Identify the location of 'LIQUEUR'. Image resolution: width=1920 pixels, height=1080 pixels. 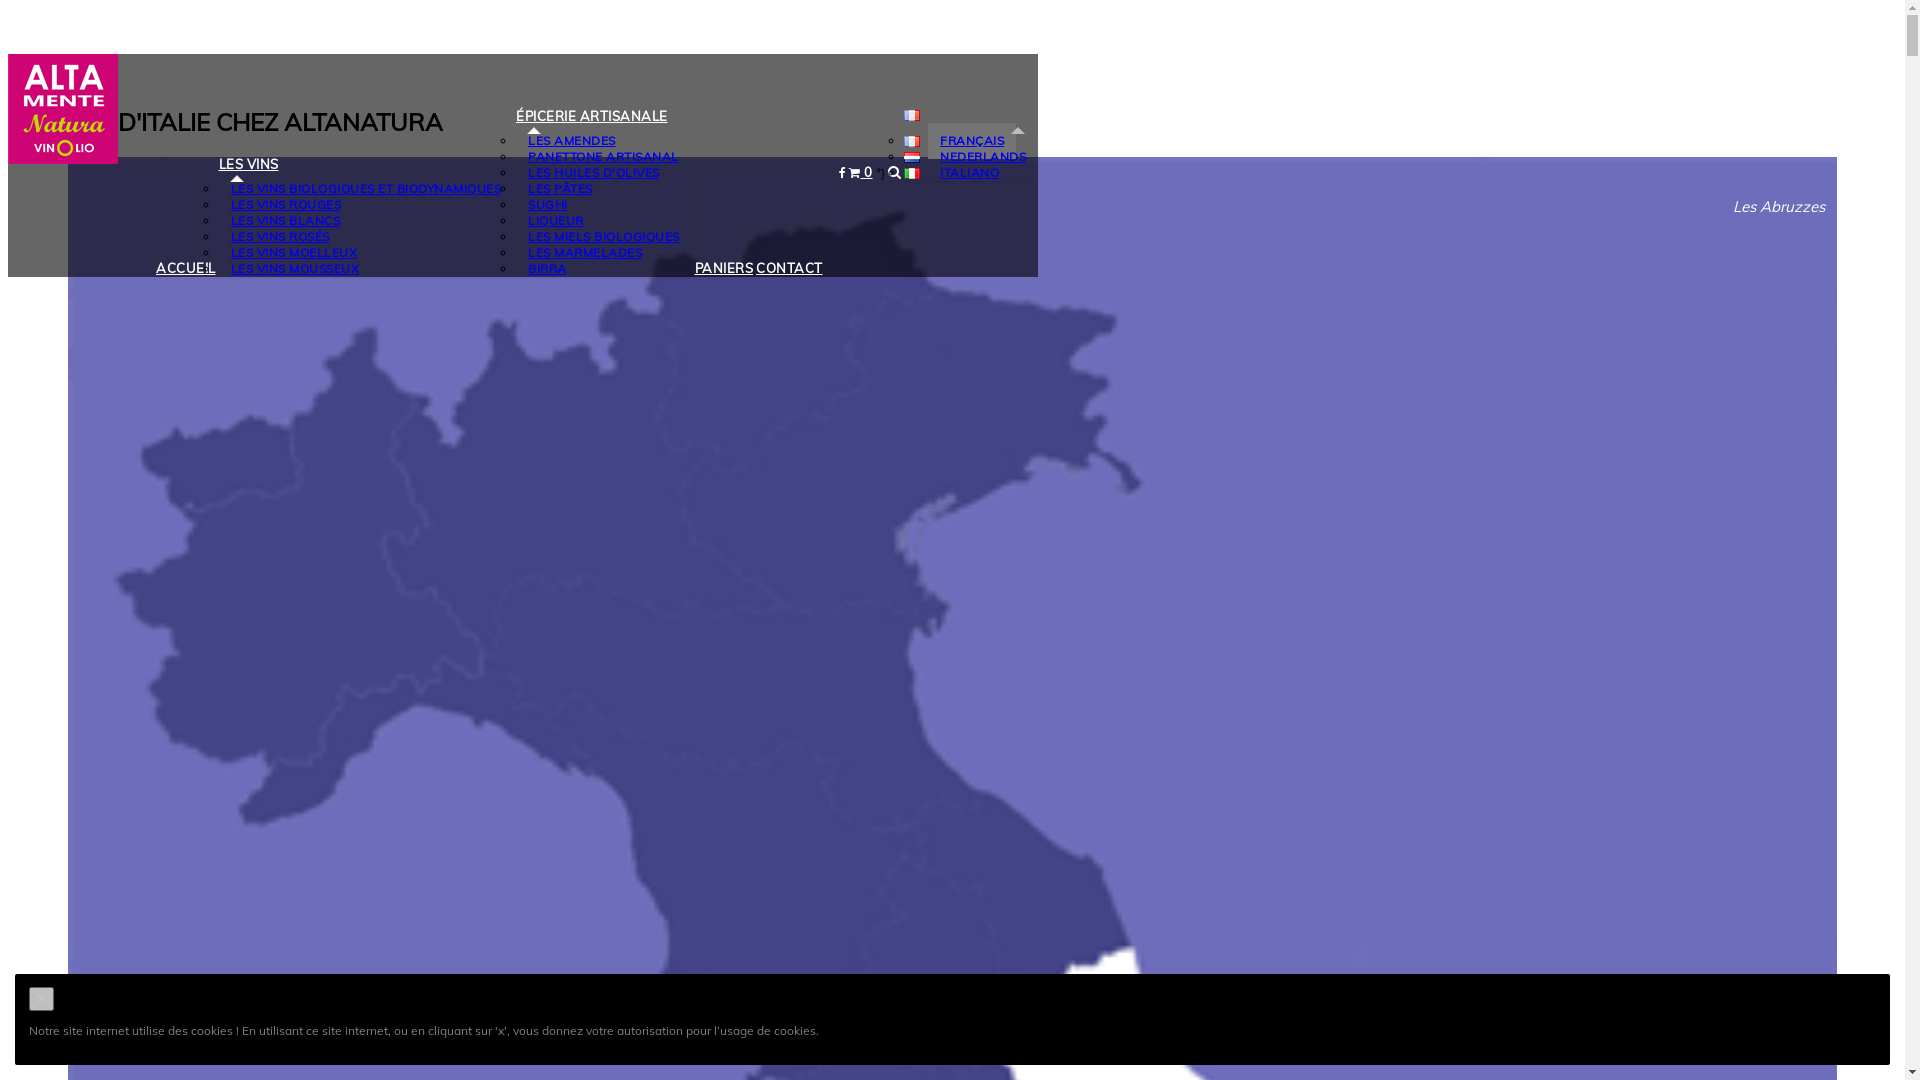
(556, 220).